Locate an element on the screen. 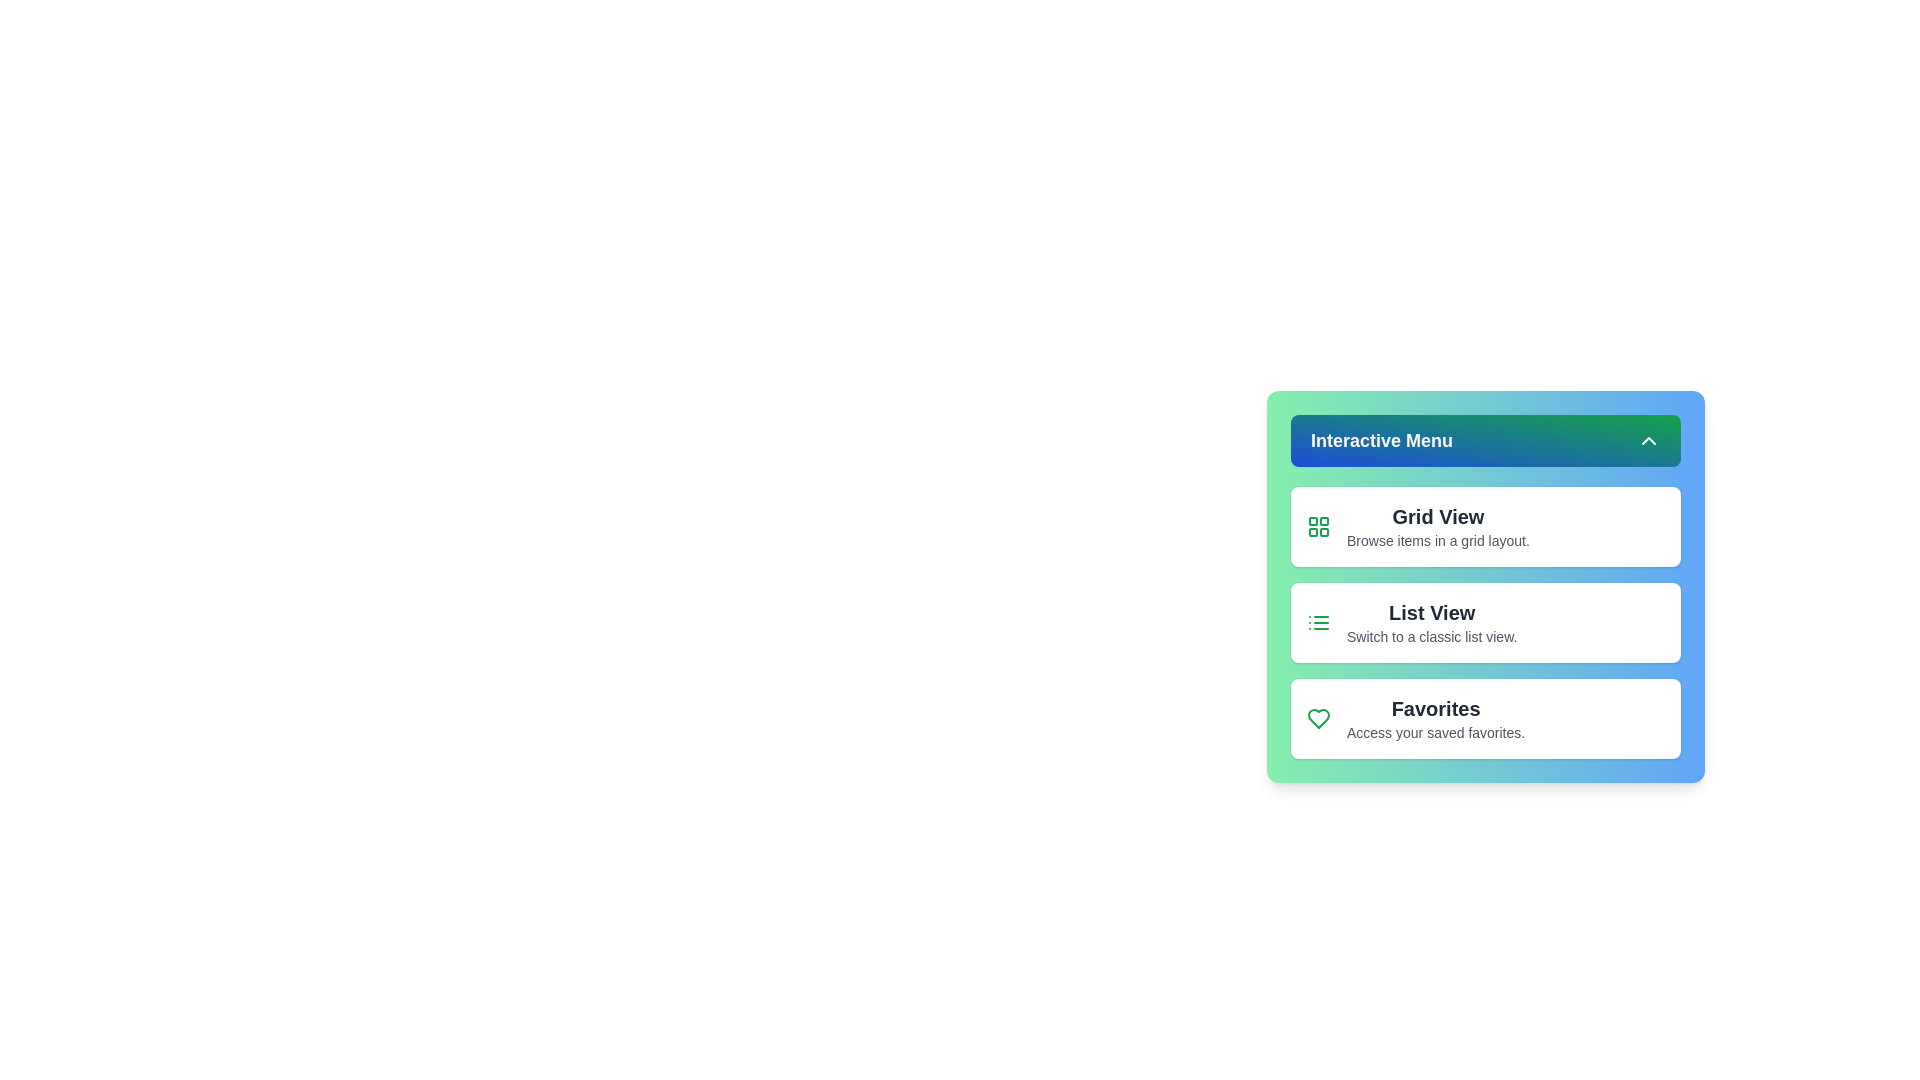 The height and width of the screenshot is (1080, 1920). the menu item List View to observe its hover effect is located at coordinates (1486, 622).